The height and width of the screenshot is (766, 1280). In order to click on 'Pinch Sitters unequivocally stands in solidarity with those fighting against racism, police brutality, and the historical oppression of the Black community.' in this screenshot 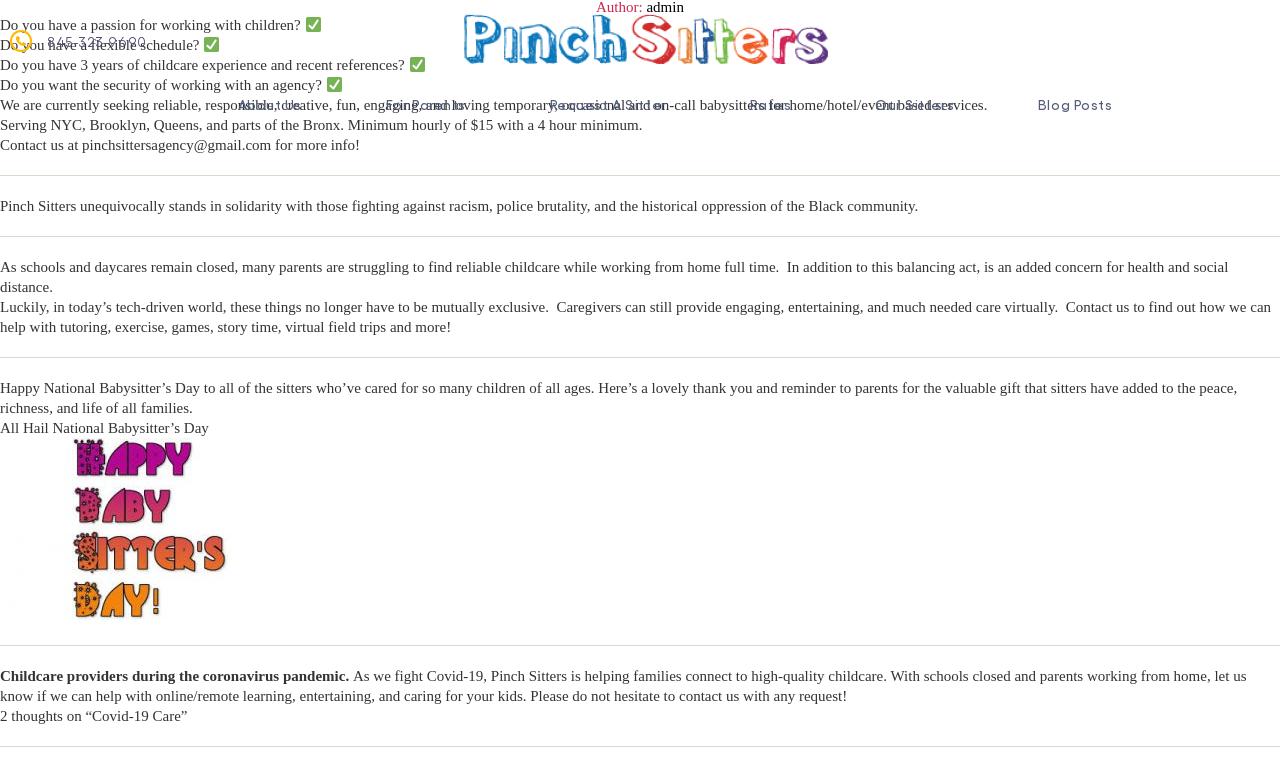, I will do `click(458, 205)`.